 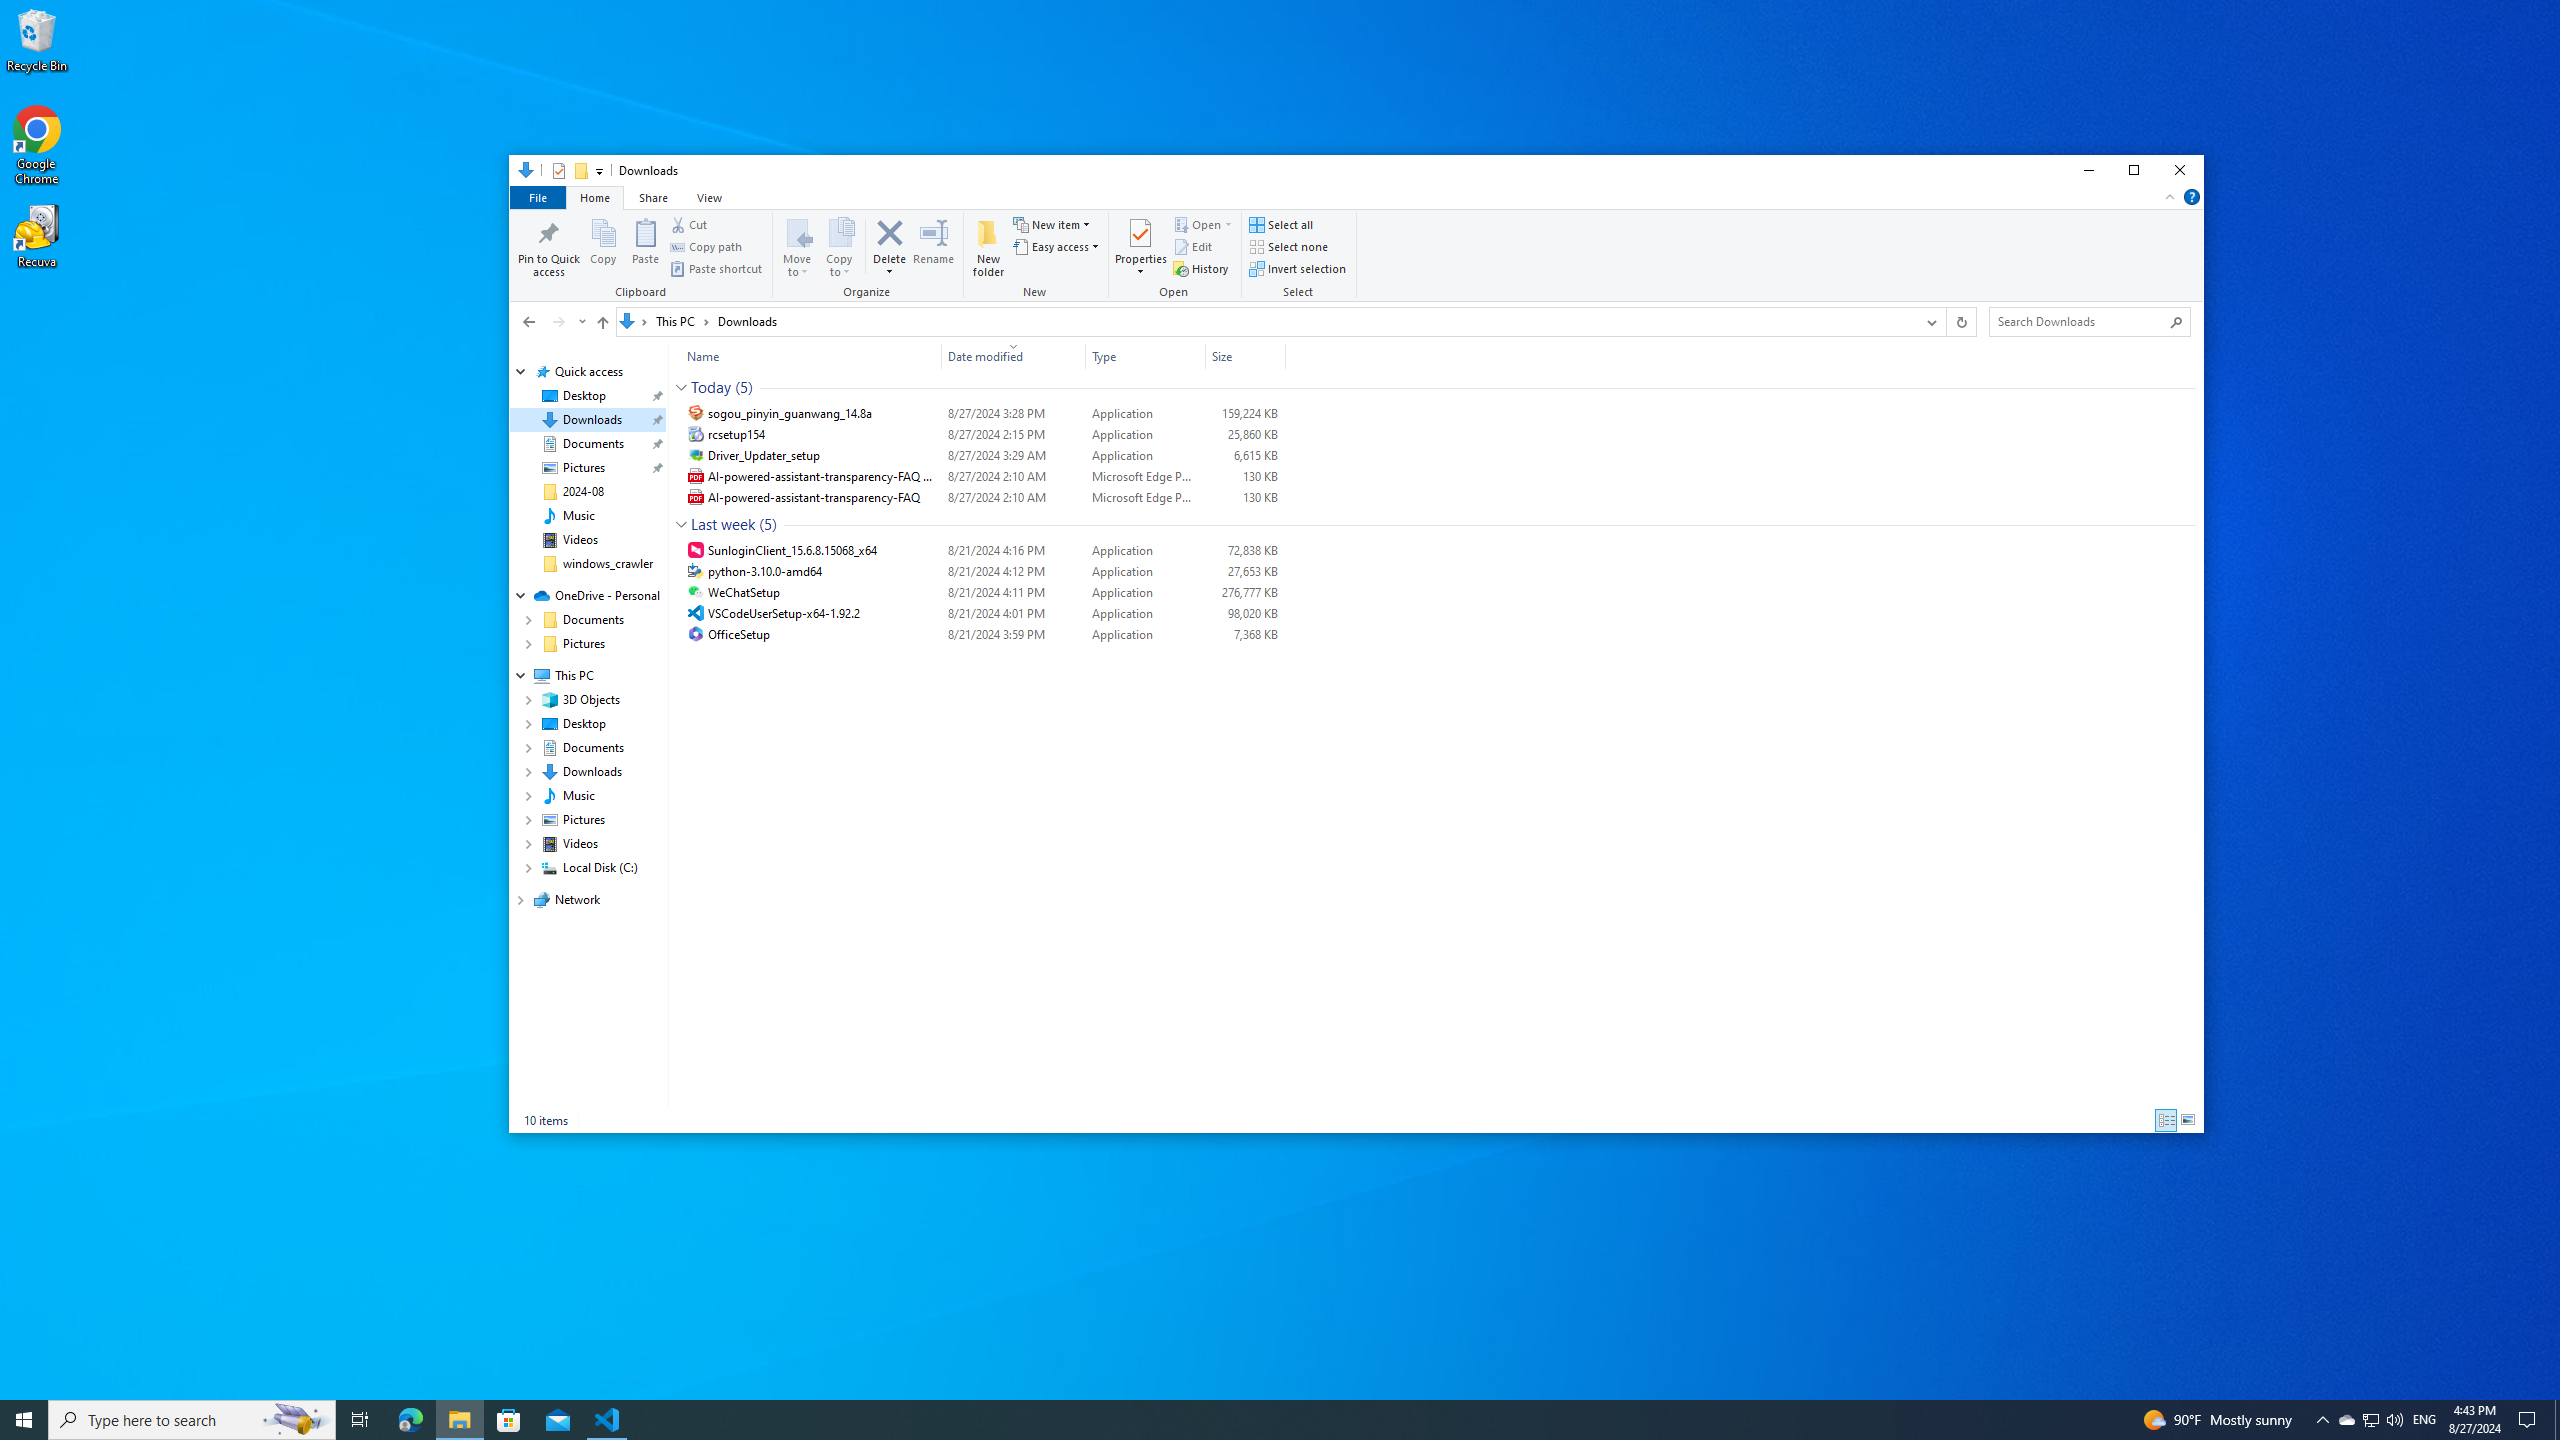 I want to click on 'Previous Locations', so click(x=1929, y=321).